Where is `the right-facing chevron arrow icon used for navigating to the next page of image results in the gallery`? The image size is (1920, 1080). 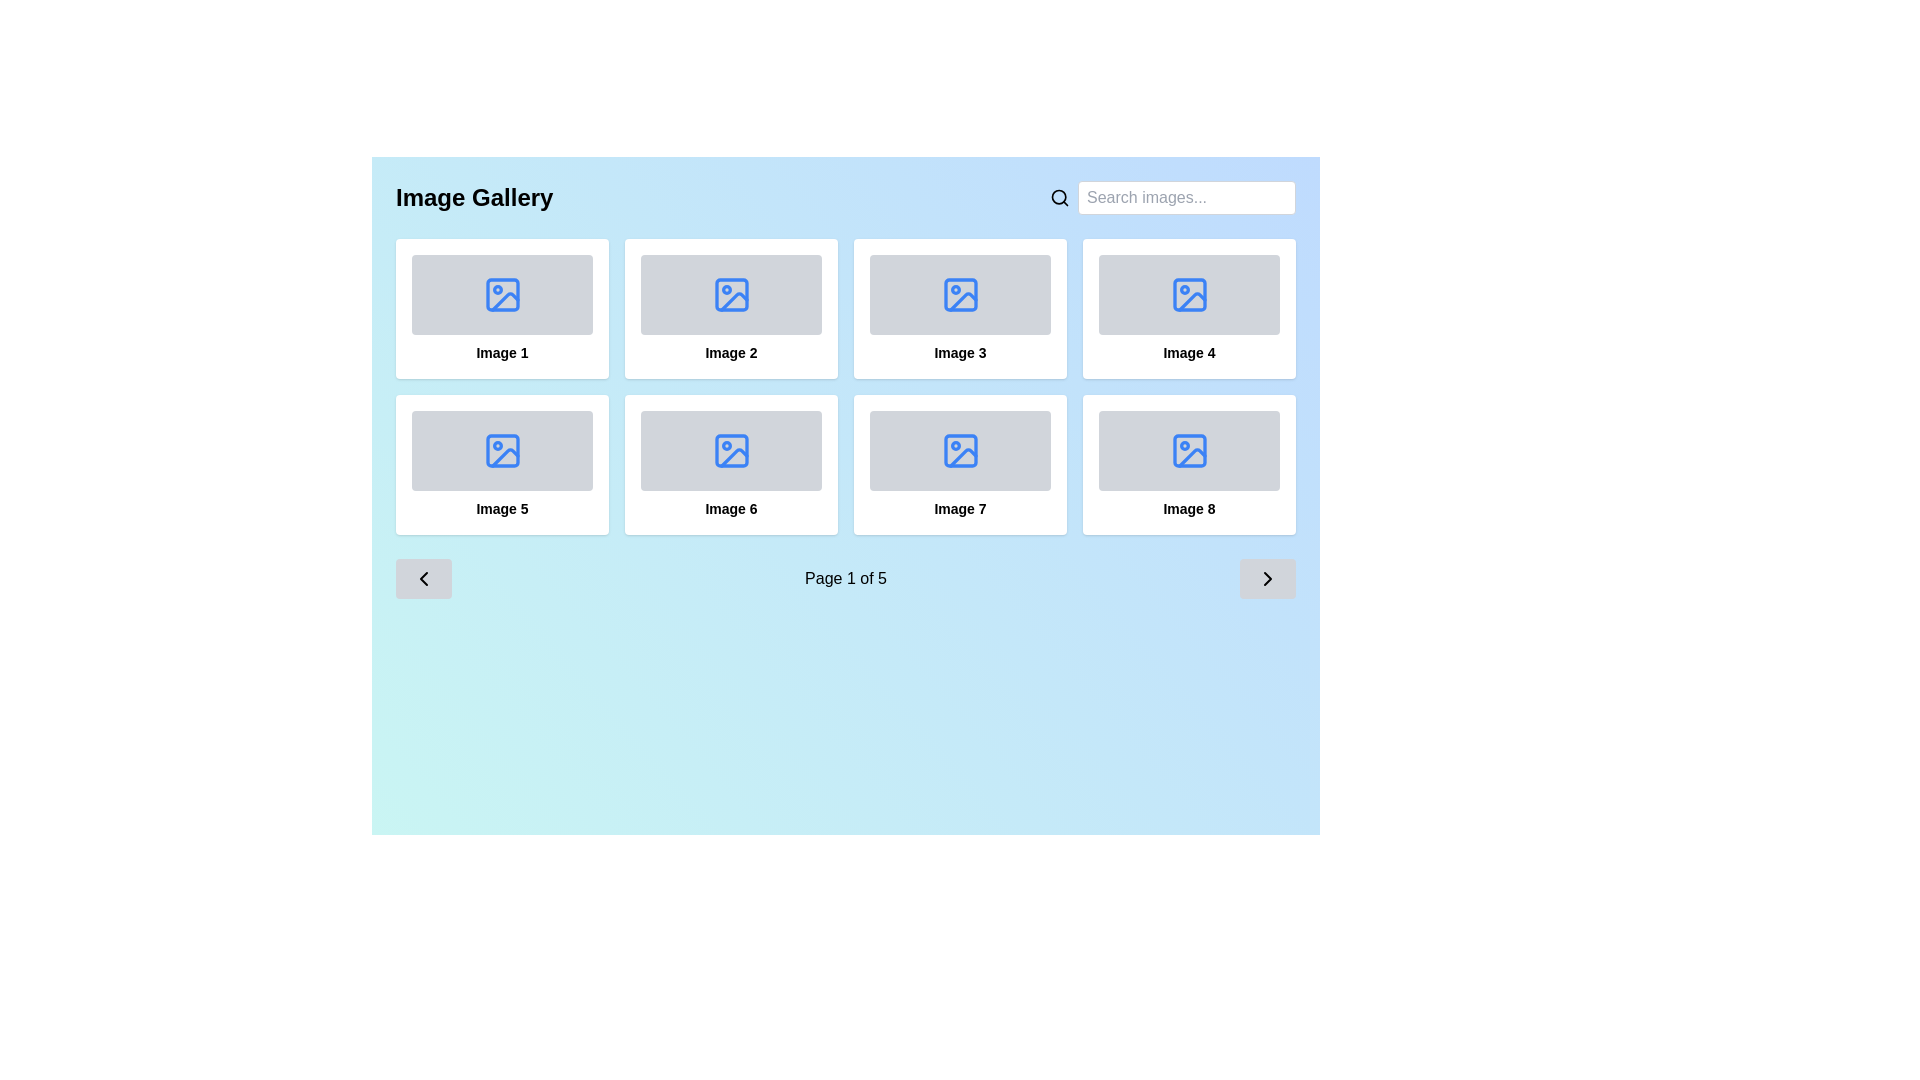
the right-facing chevron arrow icon used for navigating to the next page of image results in the gallery is located at coordinates (1266, 578).